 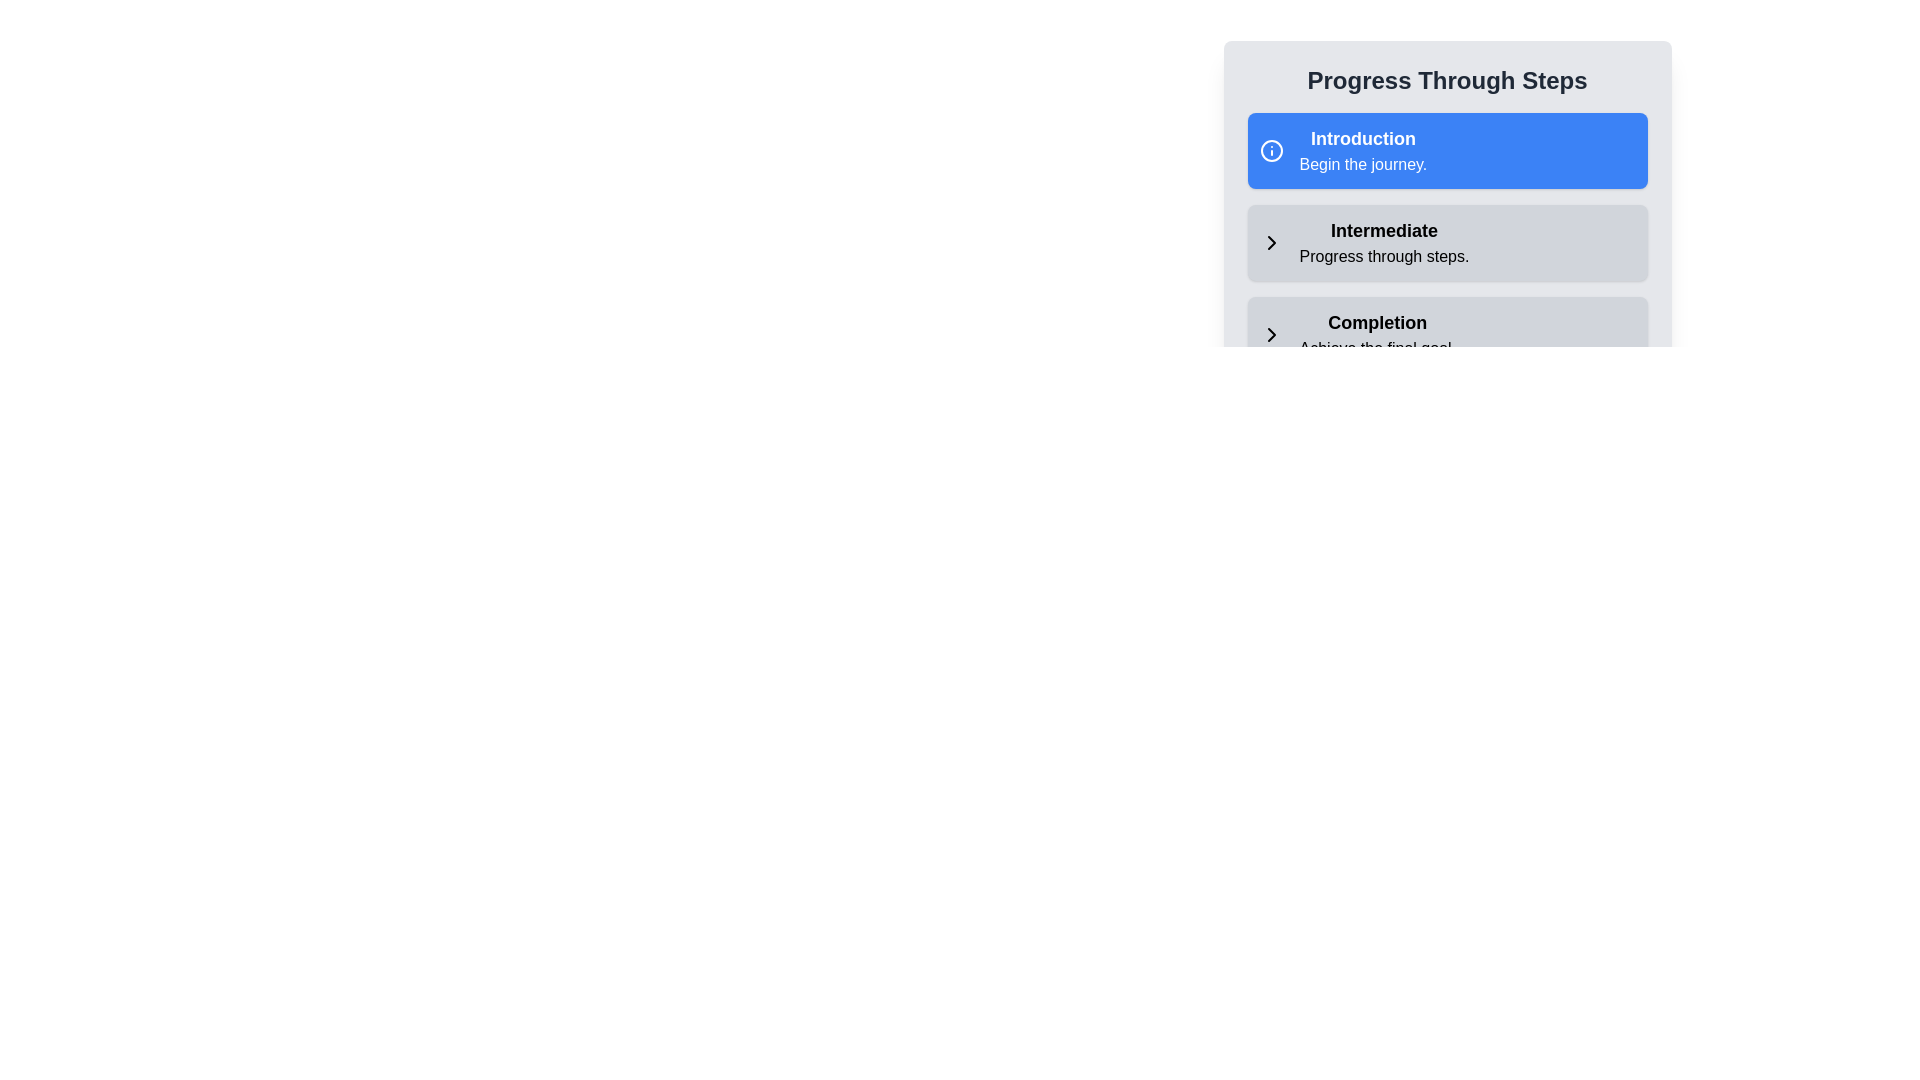 I want to click on the visual indicator for the step 2, so click(x=1270, y=242).